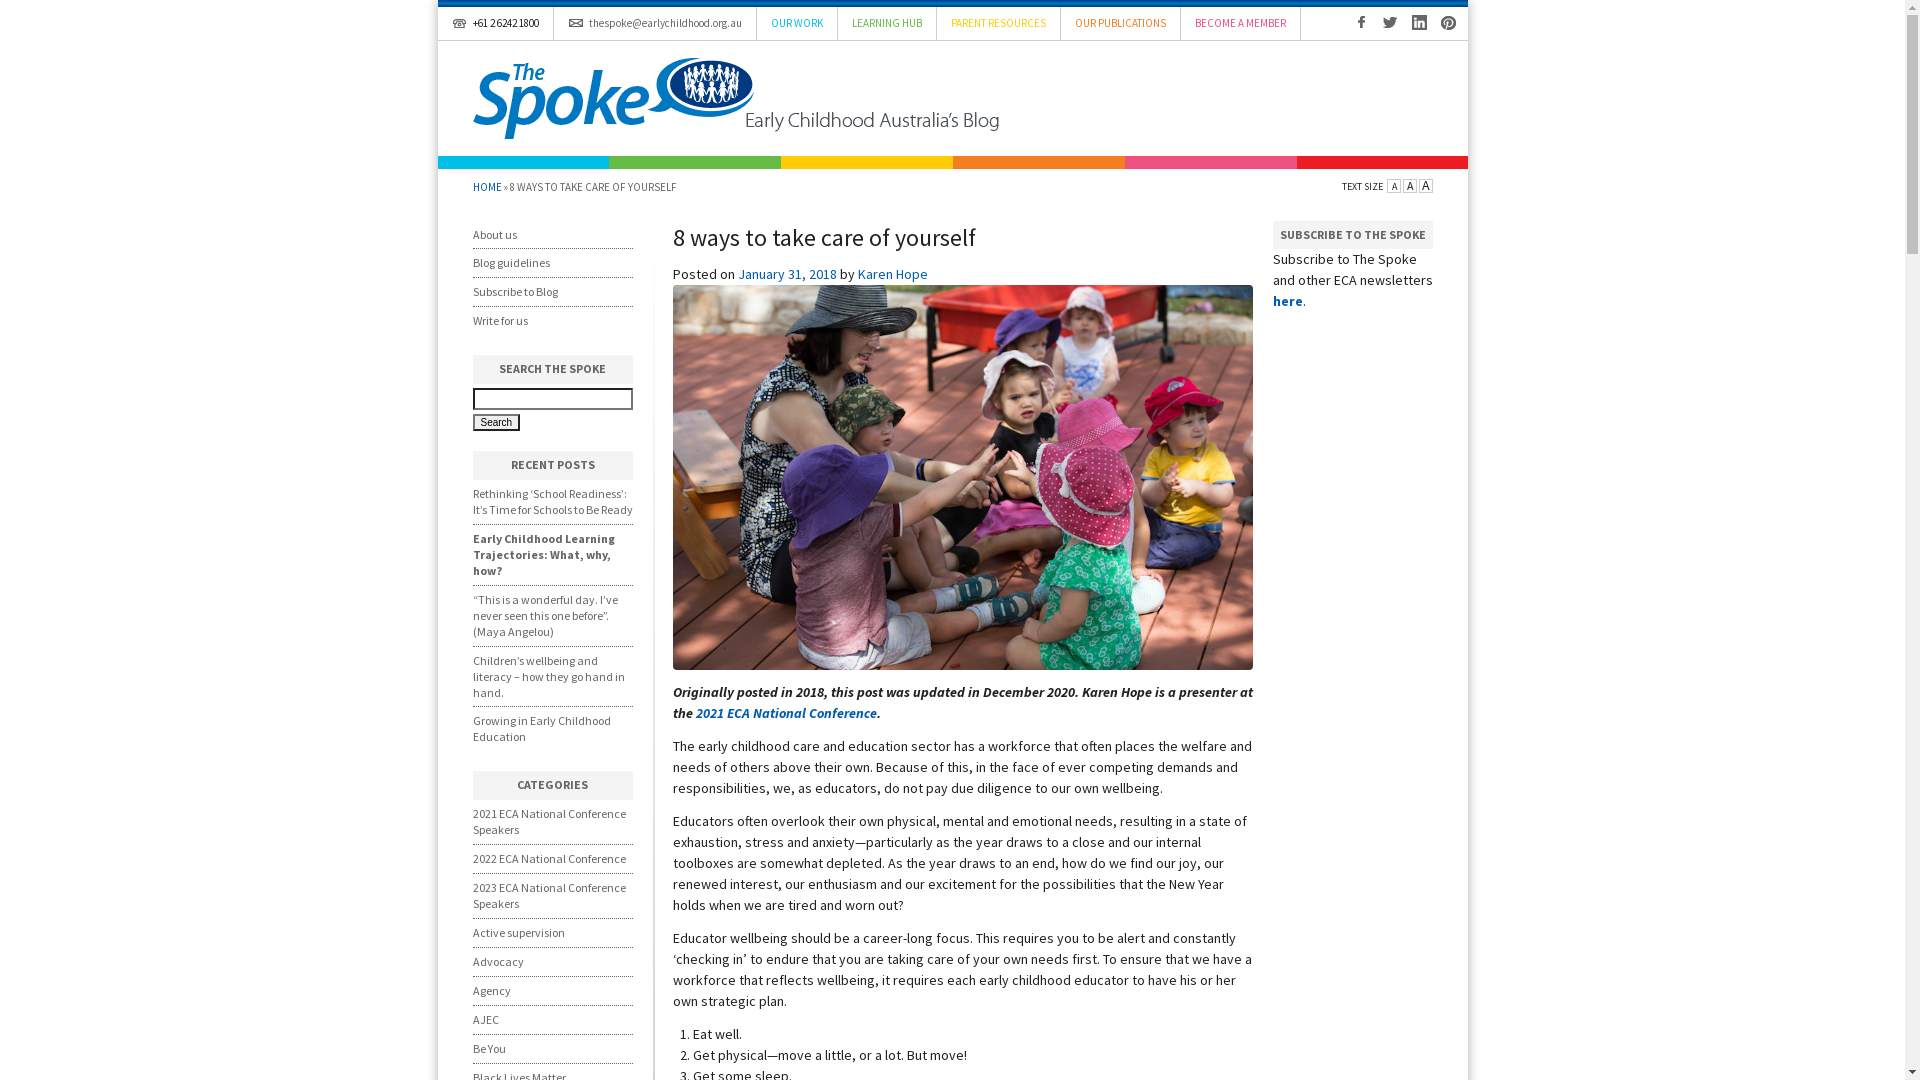 Image resolution: width=1920 pixels, height=1080 pixels. I want to click on 'Active supervision', so click(470, 932).